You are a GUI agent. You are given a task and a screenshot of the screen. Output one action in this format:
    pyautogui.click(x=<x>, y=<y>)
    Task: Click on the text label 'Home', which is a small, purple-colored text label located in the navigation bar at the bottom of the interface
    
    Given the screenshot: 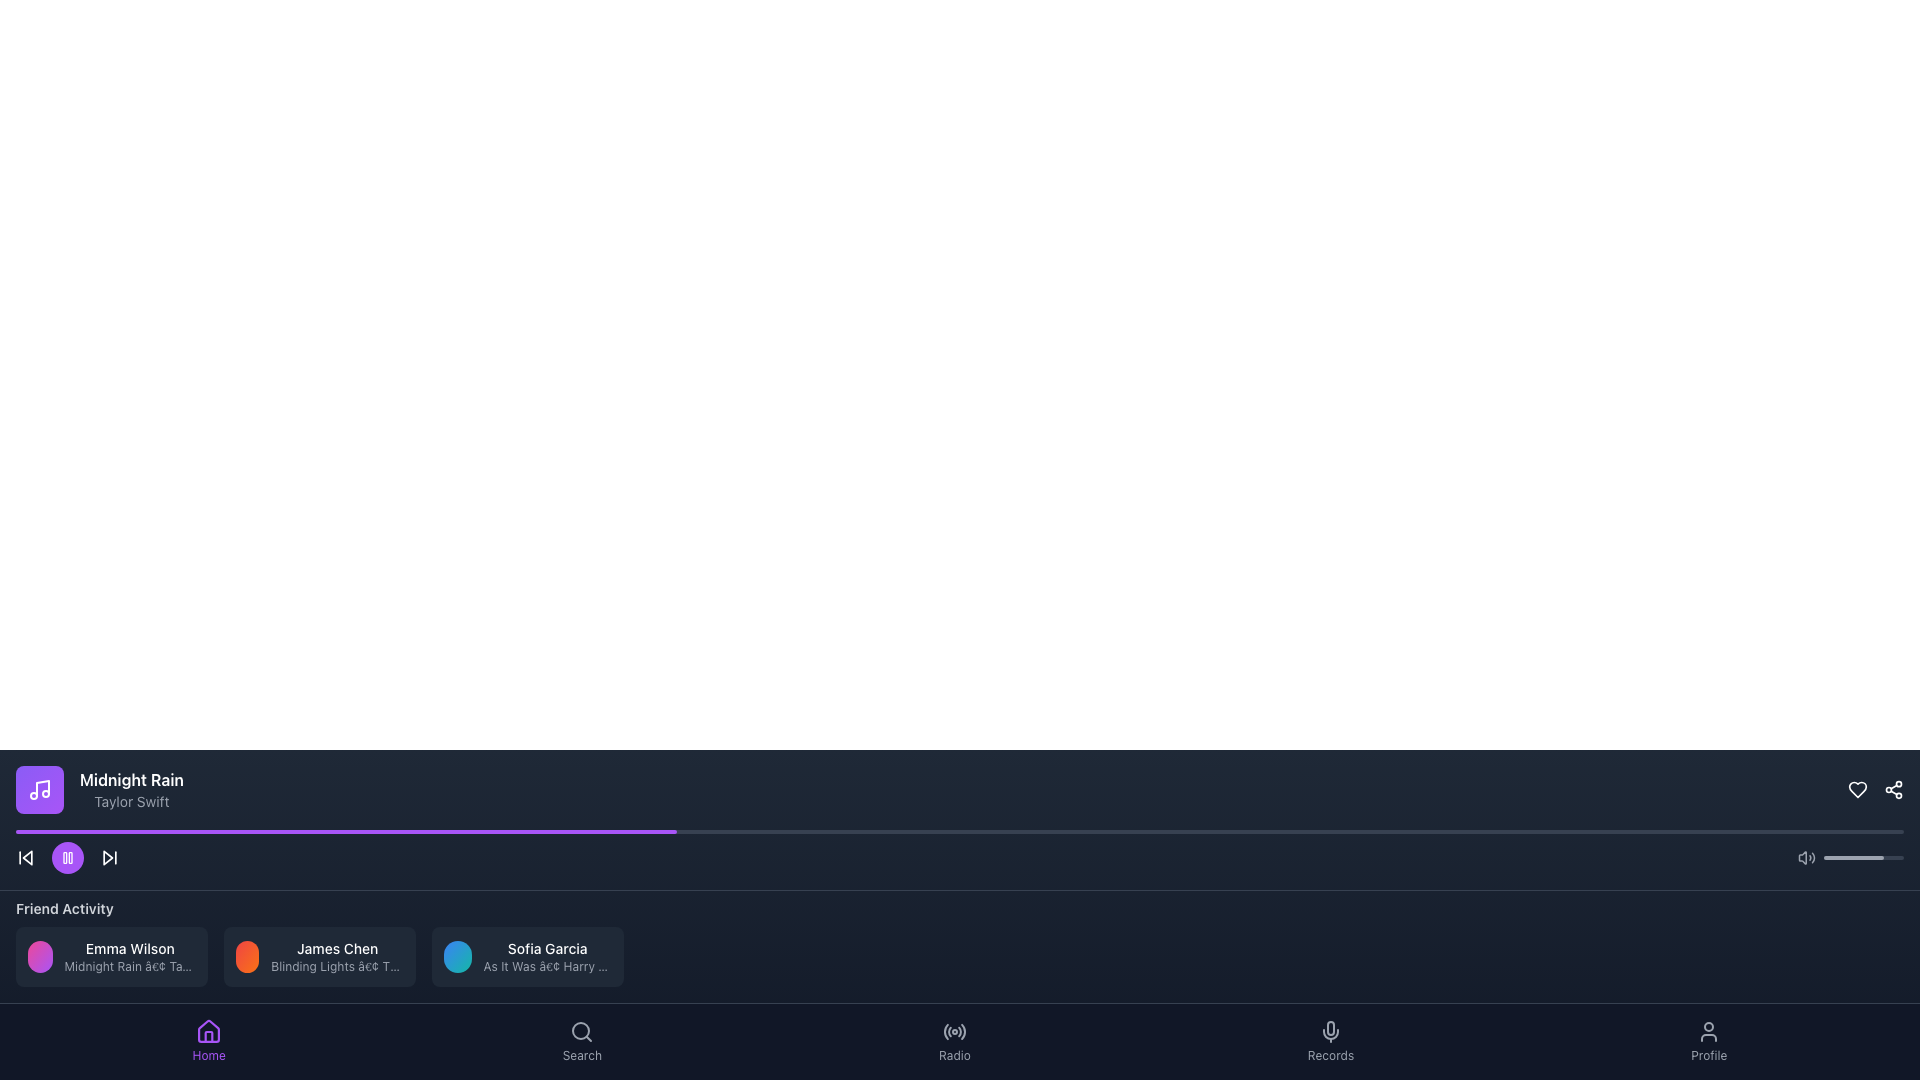 What is the action you would take?
    pyautogui.click(x=209, y=1055)
    